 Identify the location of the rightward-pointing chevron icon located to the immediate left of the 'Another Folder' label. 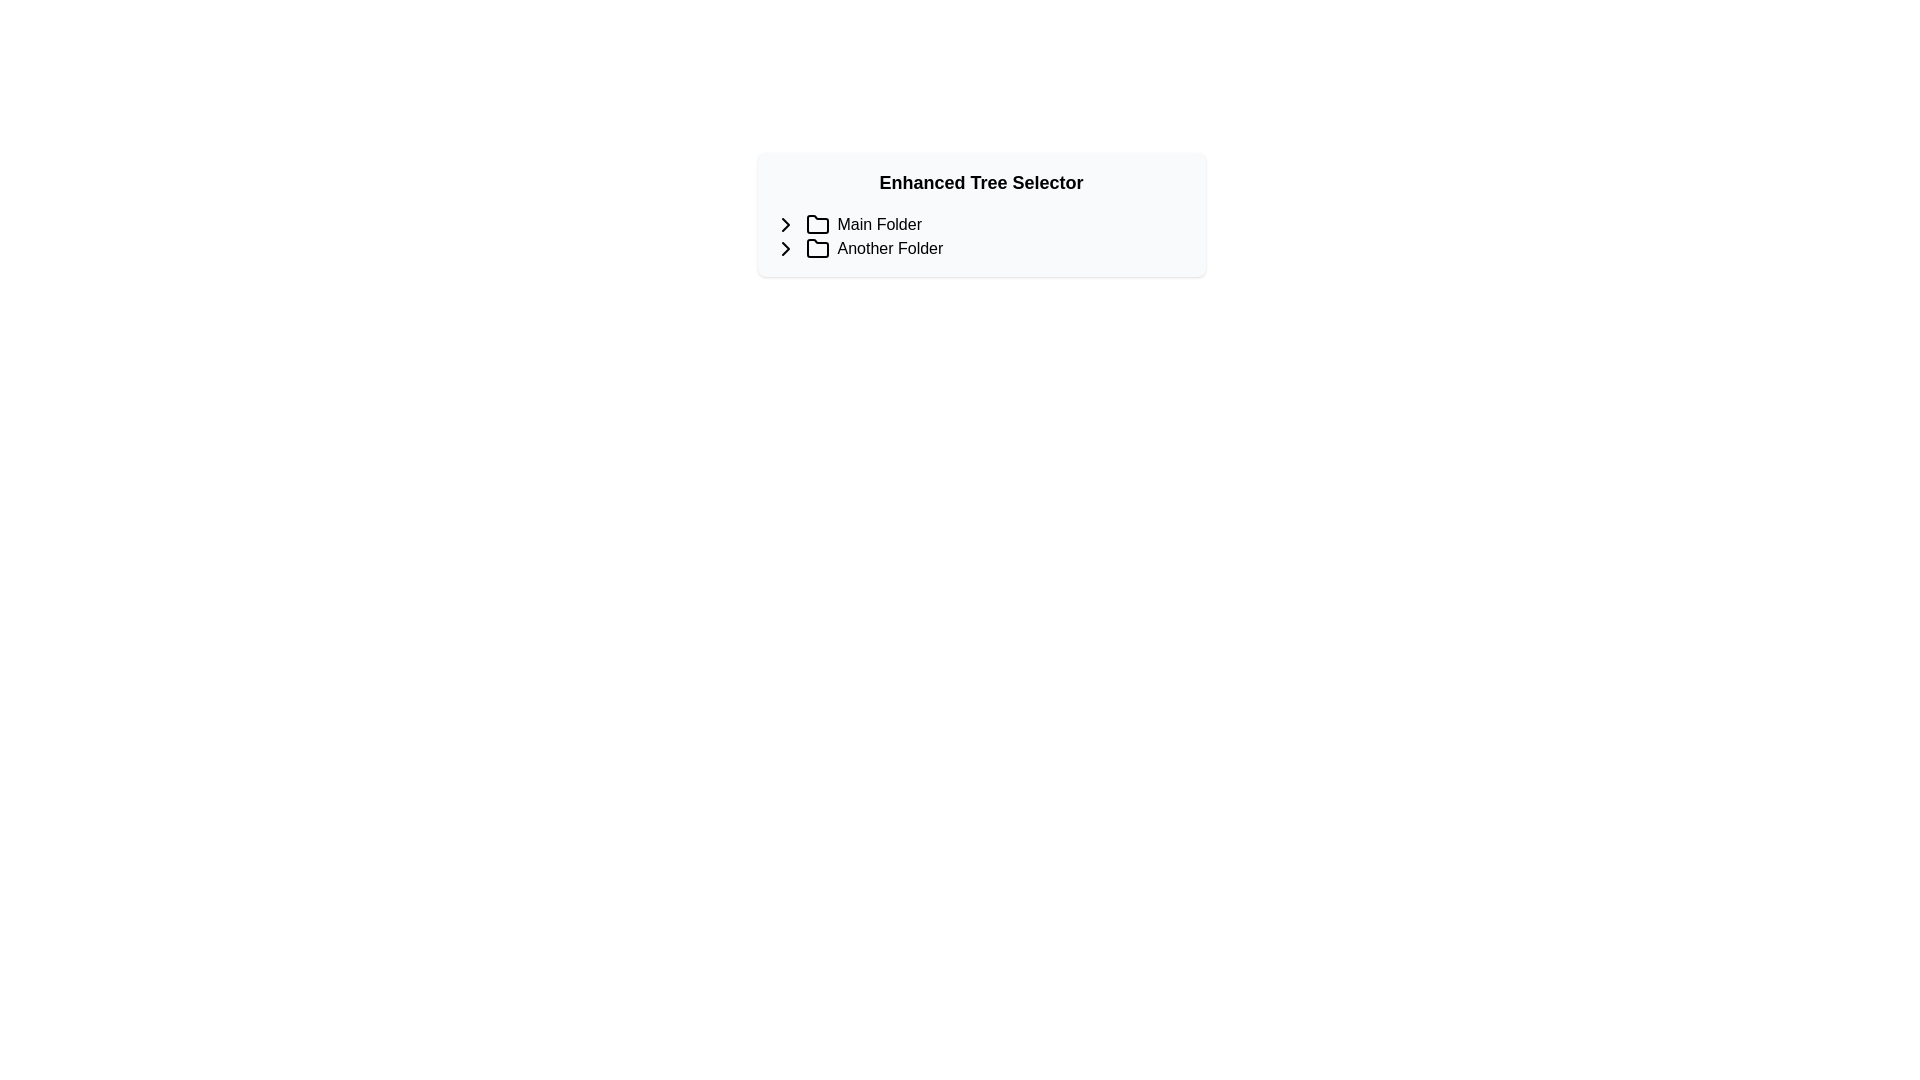
(784, 248).